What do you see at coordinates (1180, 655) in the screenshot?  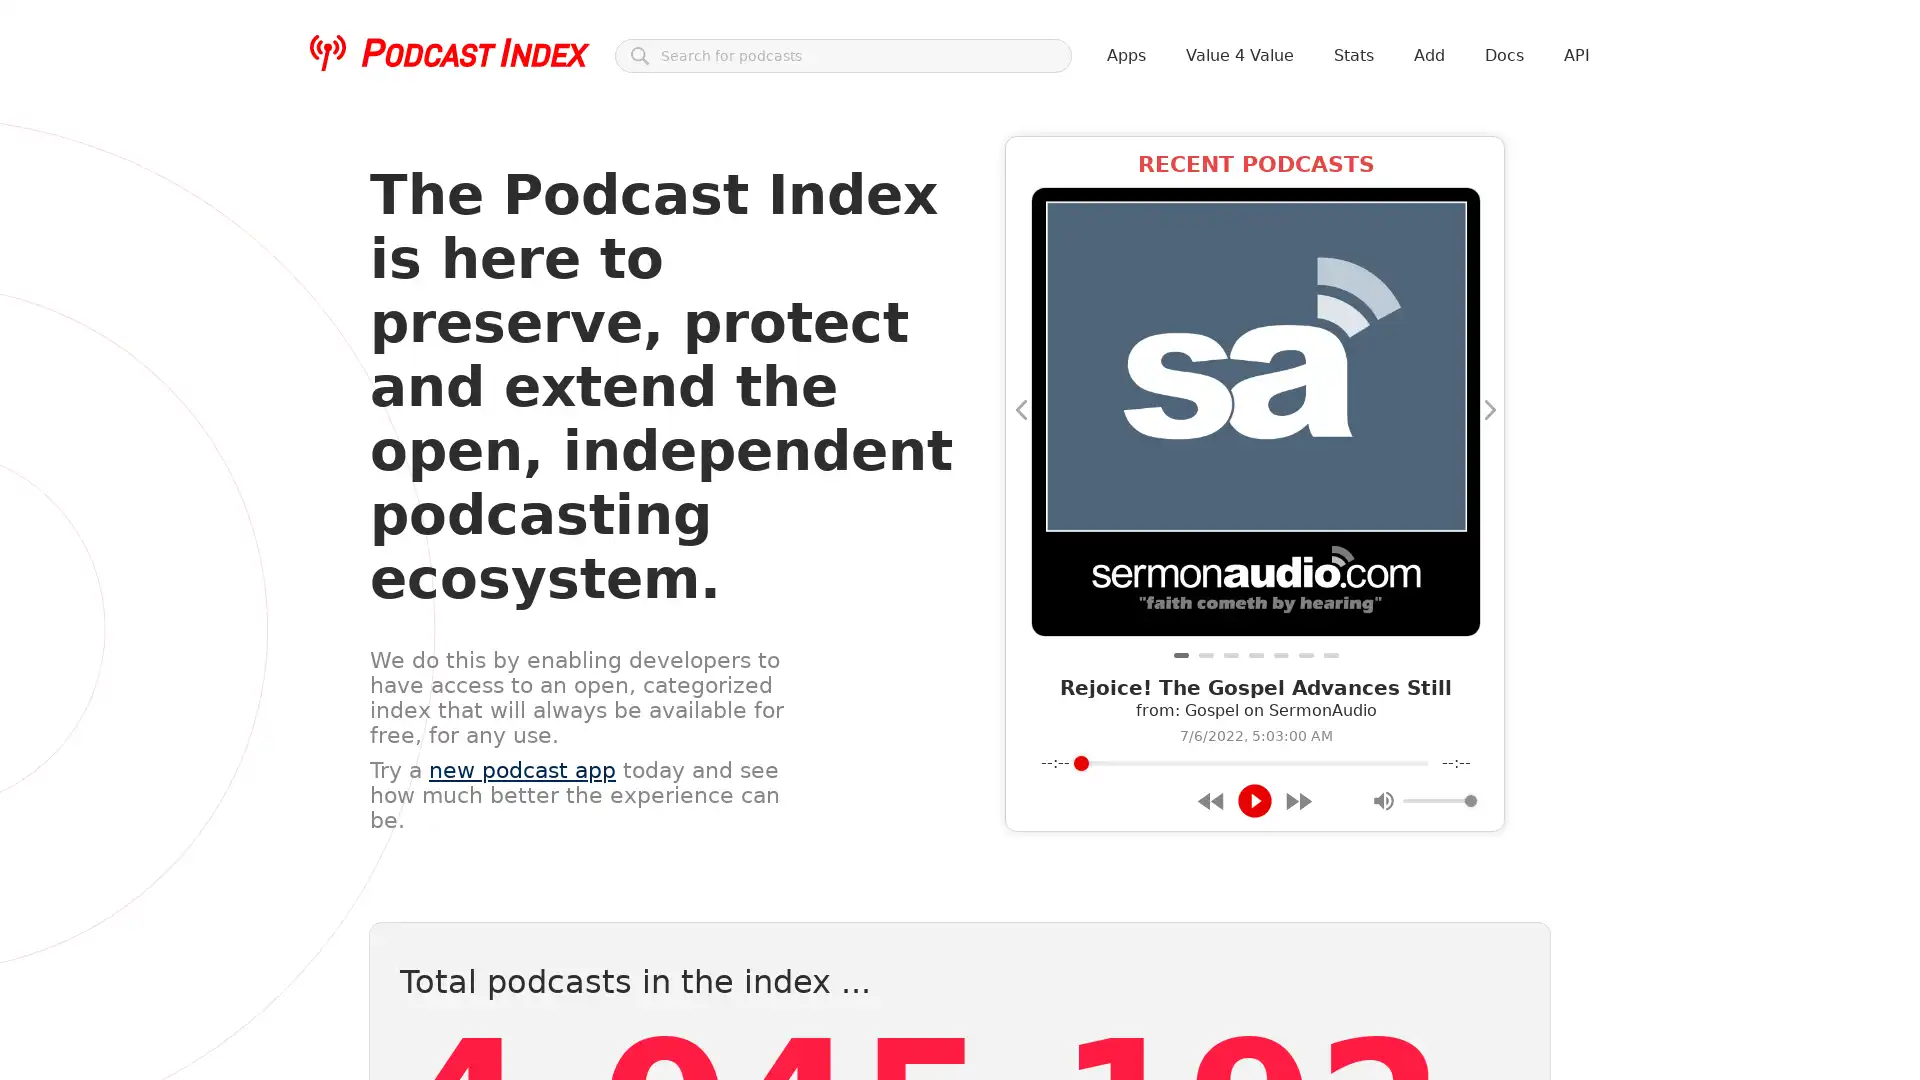 I see `Rejoice! The Gospel Advances Still` at bounding box center [1180, 655].